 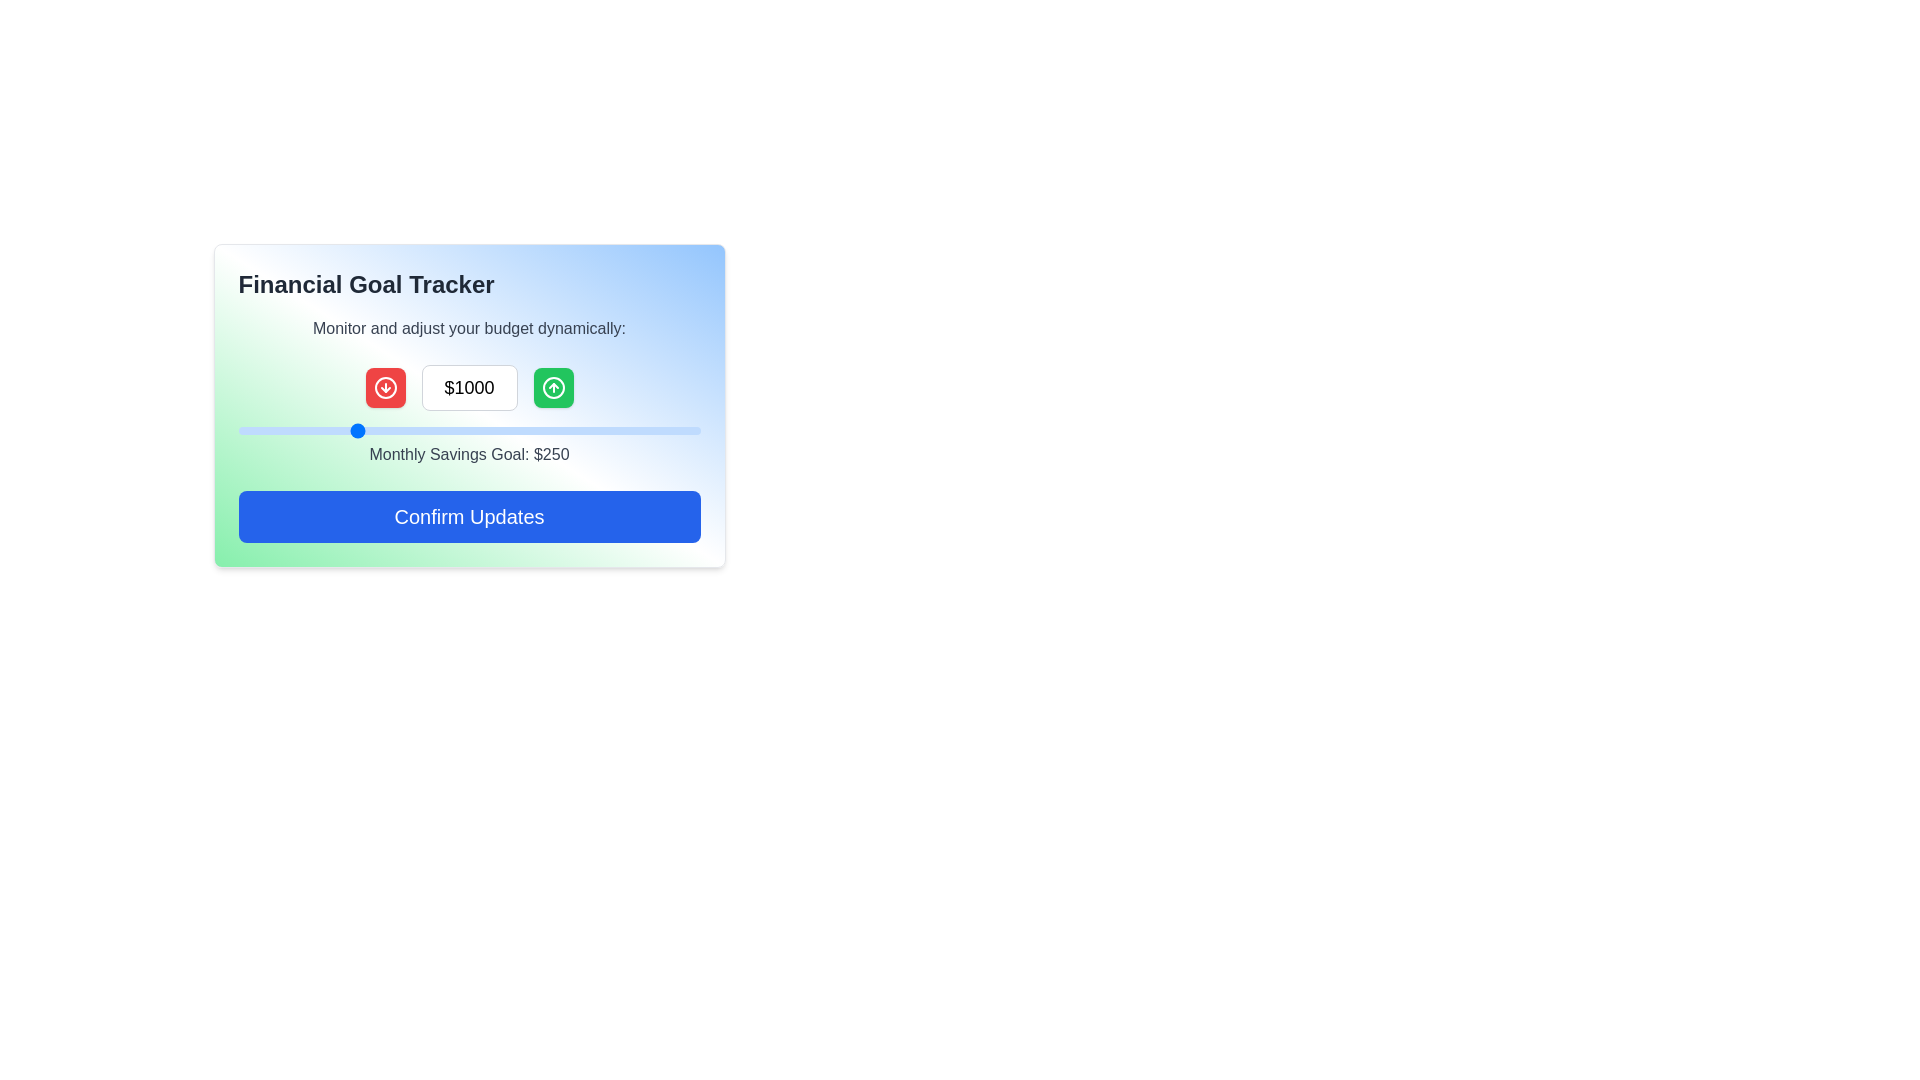 I want to click on the circular red icon with a downward pointing white arrow that is located within a red button, positioned to the left of a white text box displaying '$1000', so click(x=385, y=388).